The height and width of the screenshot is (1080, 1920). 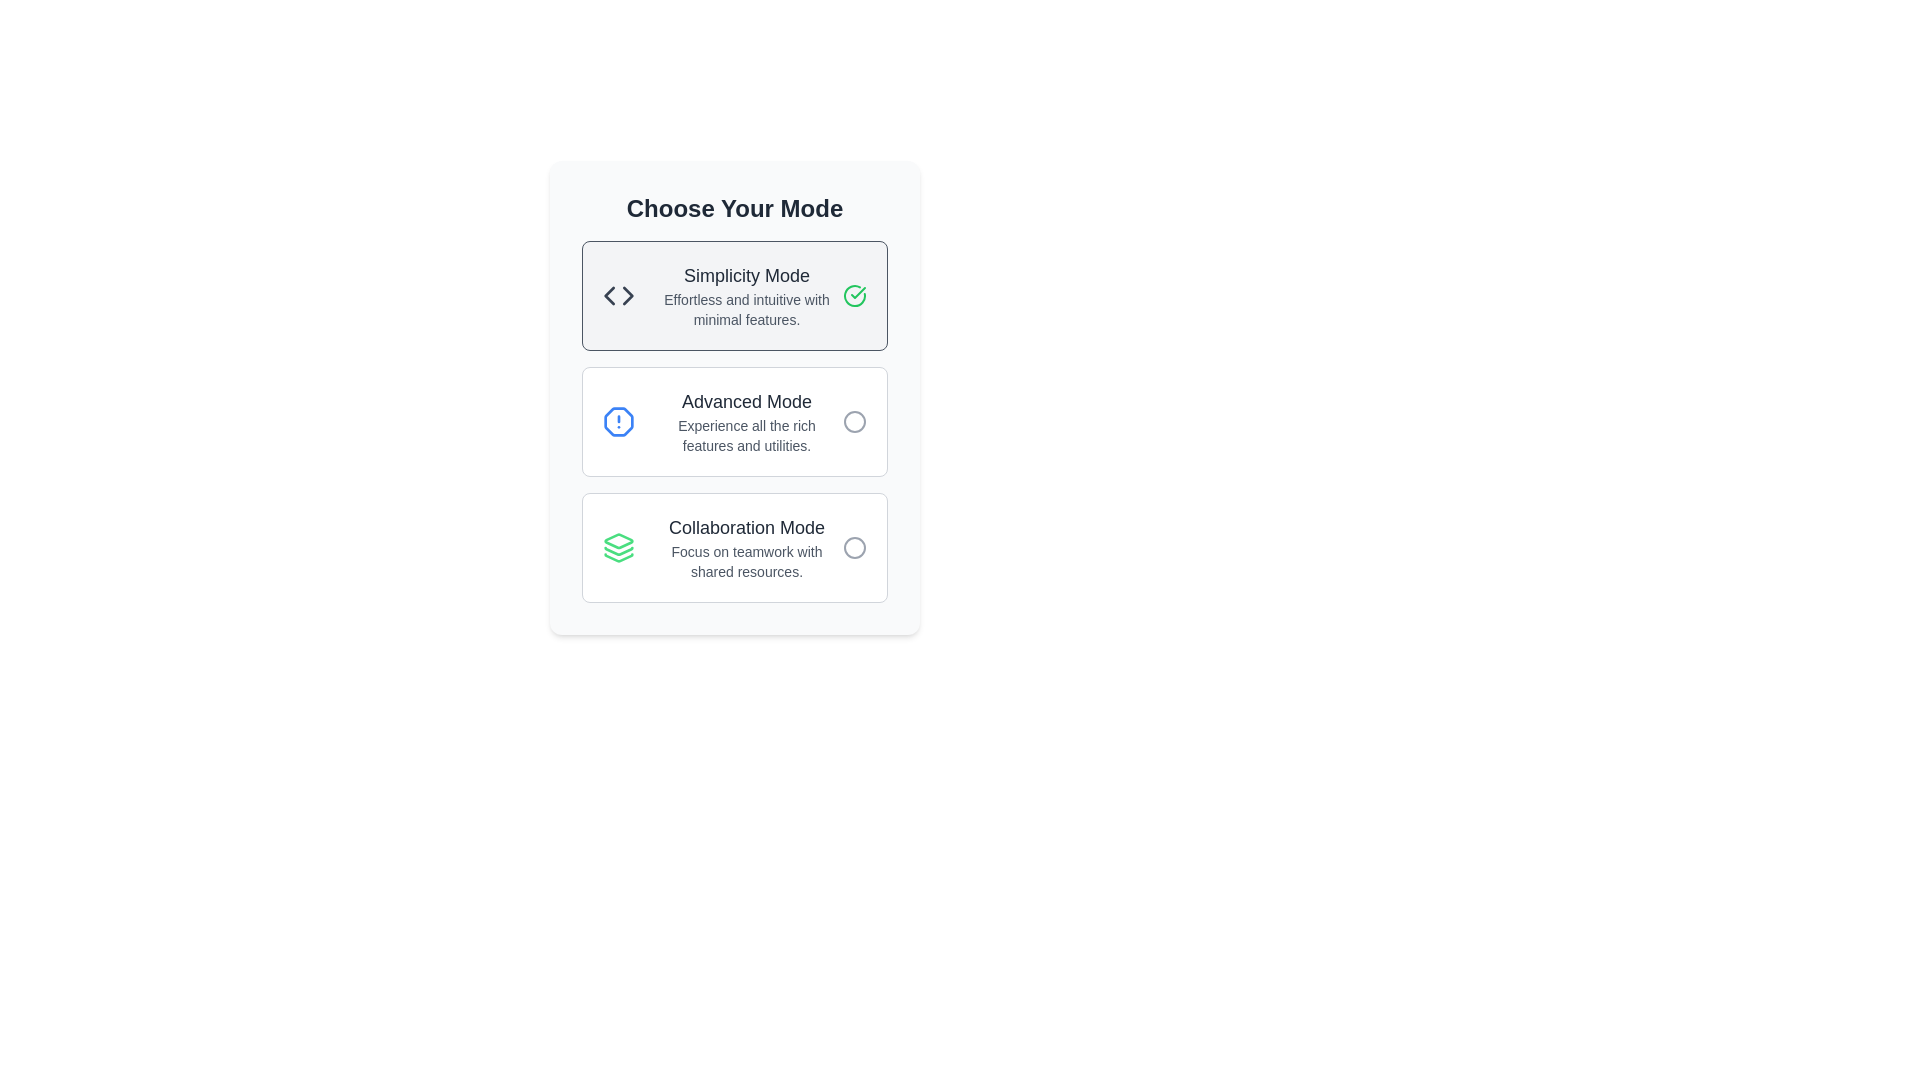 What do you see at coordinates (733, 397) in the screenshot?
I see `one of the mode buttons in the 'Choose Your Mode' card menu` at bounding box center [733, 397].